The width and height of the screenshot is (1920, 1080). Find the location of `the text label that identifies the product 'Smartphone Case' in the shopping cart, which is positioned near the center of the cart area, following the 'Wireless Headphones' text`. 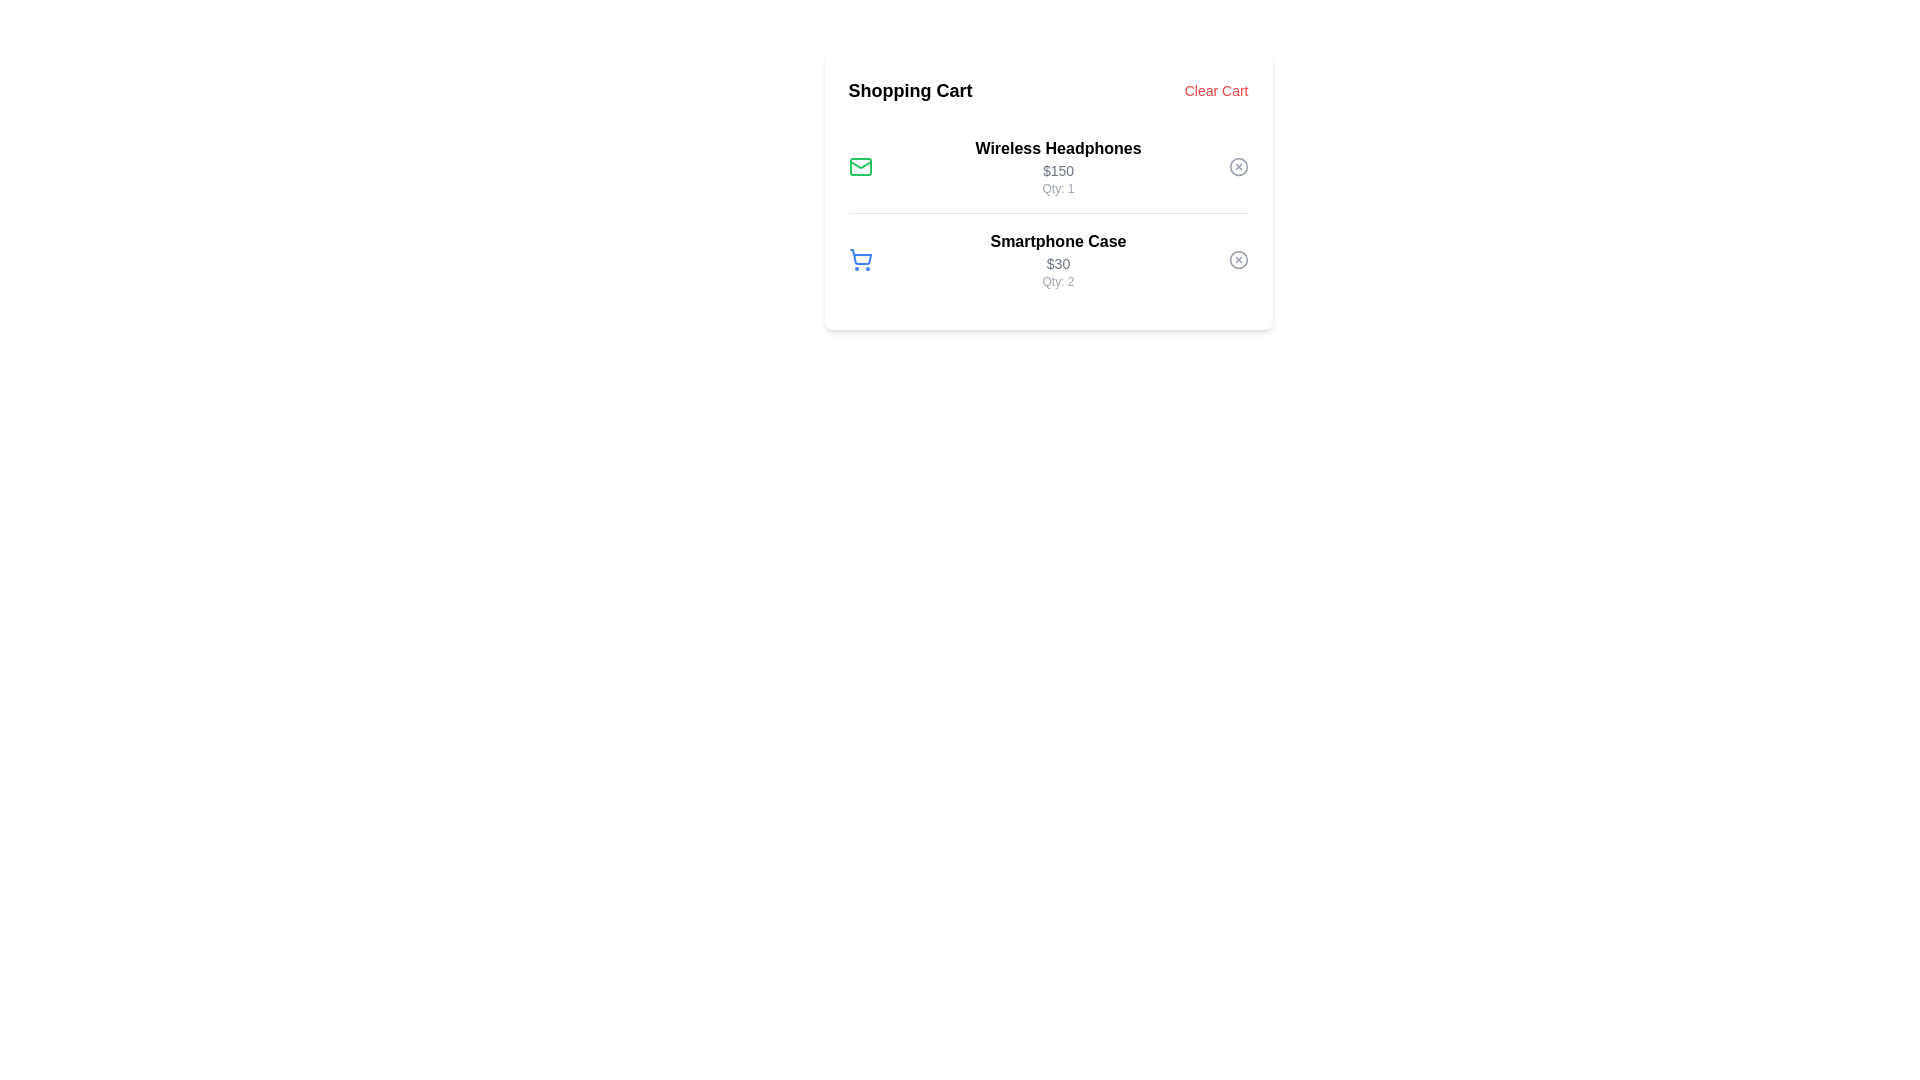

the text label that identifies the product 'Smartphone Case' in the shopping cart, which is positioned near the center of the cart area, following the 'Wireless Headphones' text is located at coordinates (1057, 241).